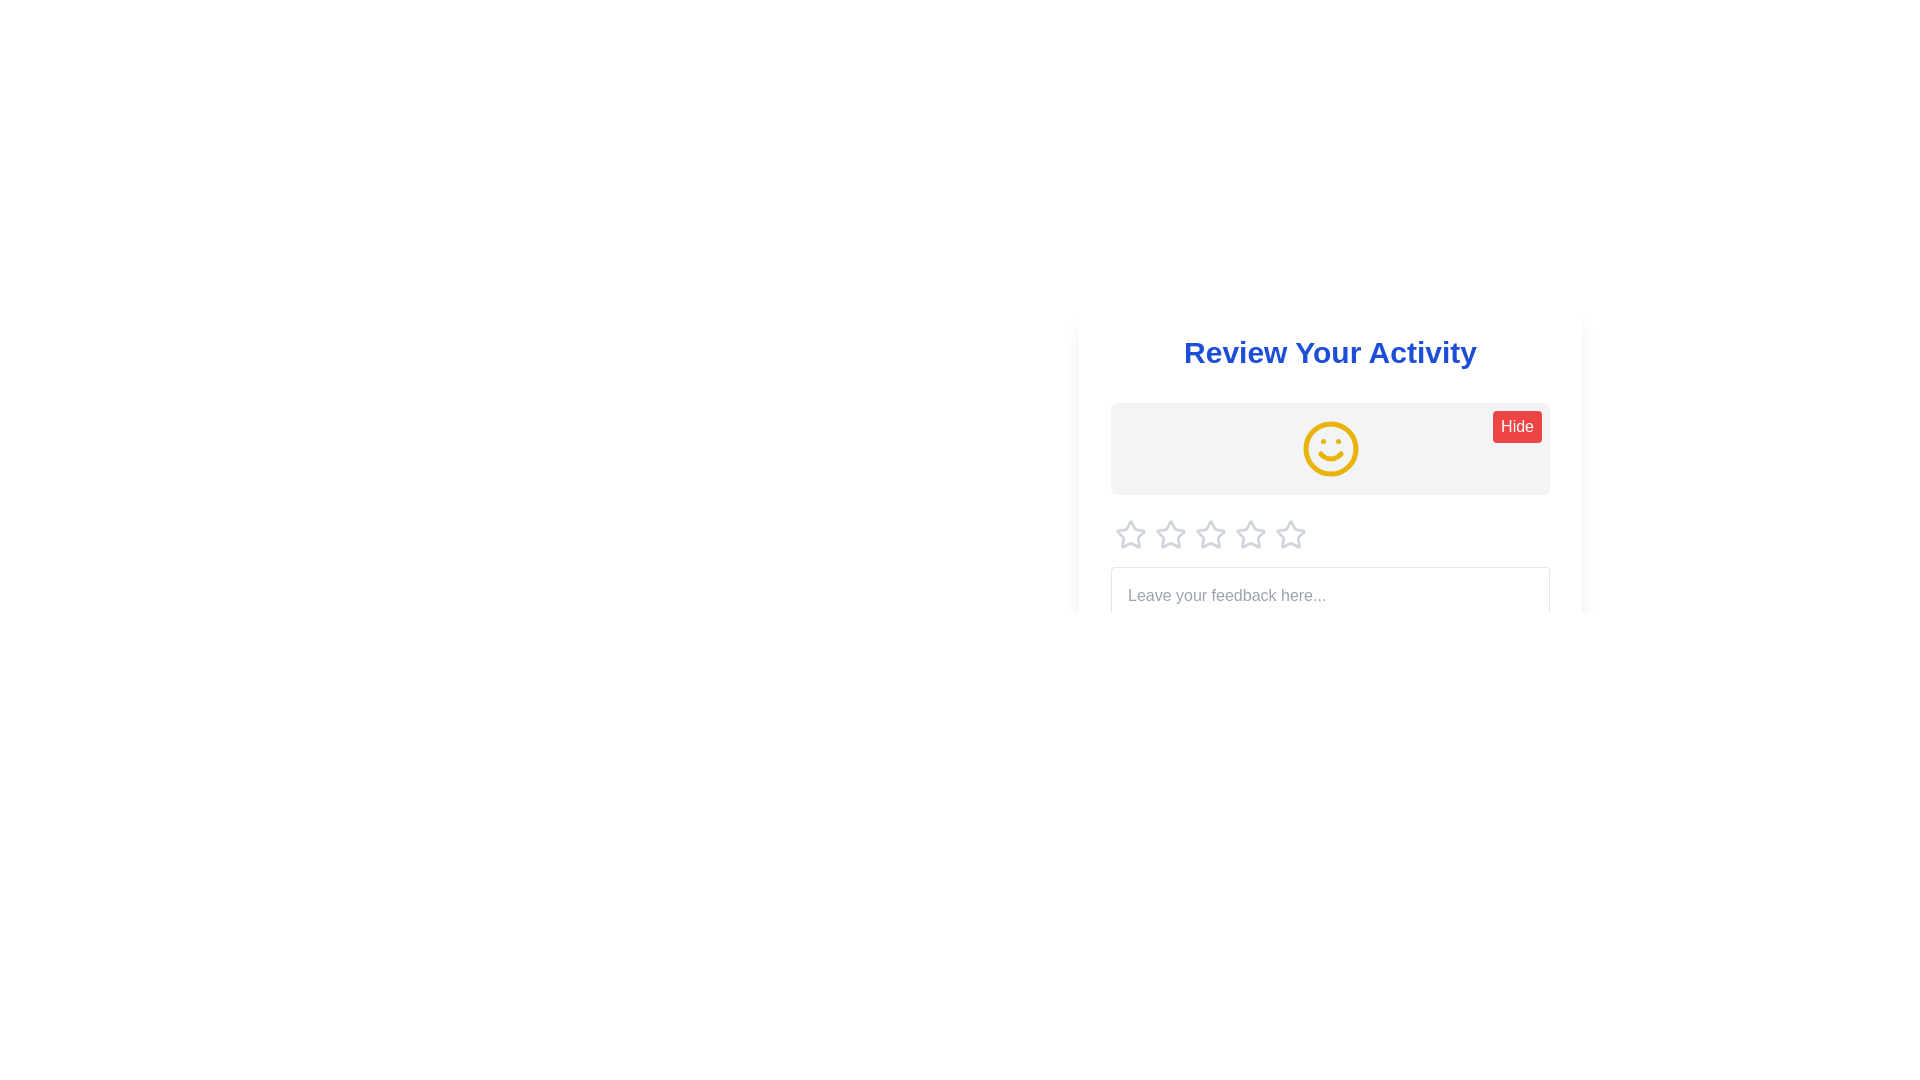 The height and width of the screenshot is (1080, 1920). What do you see at coordinates (1131, 534) in the screenshot?
I see `the rating to 1 stars by clicking on the corresponding star` at bounding box center [1131, 534].